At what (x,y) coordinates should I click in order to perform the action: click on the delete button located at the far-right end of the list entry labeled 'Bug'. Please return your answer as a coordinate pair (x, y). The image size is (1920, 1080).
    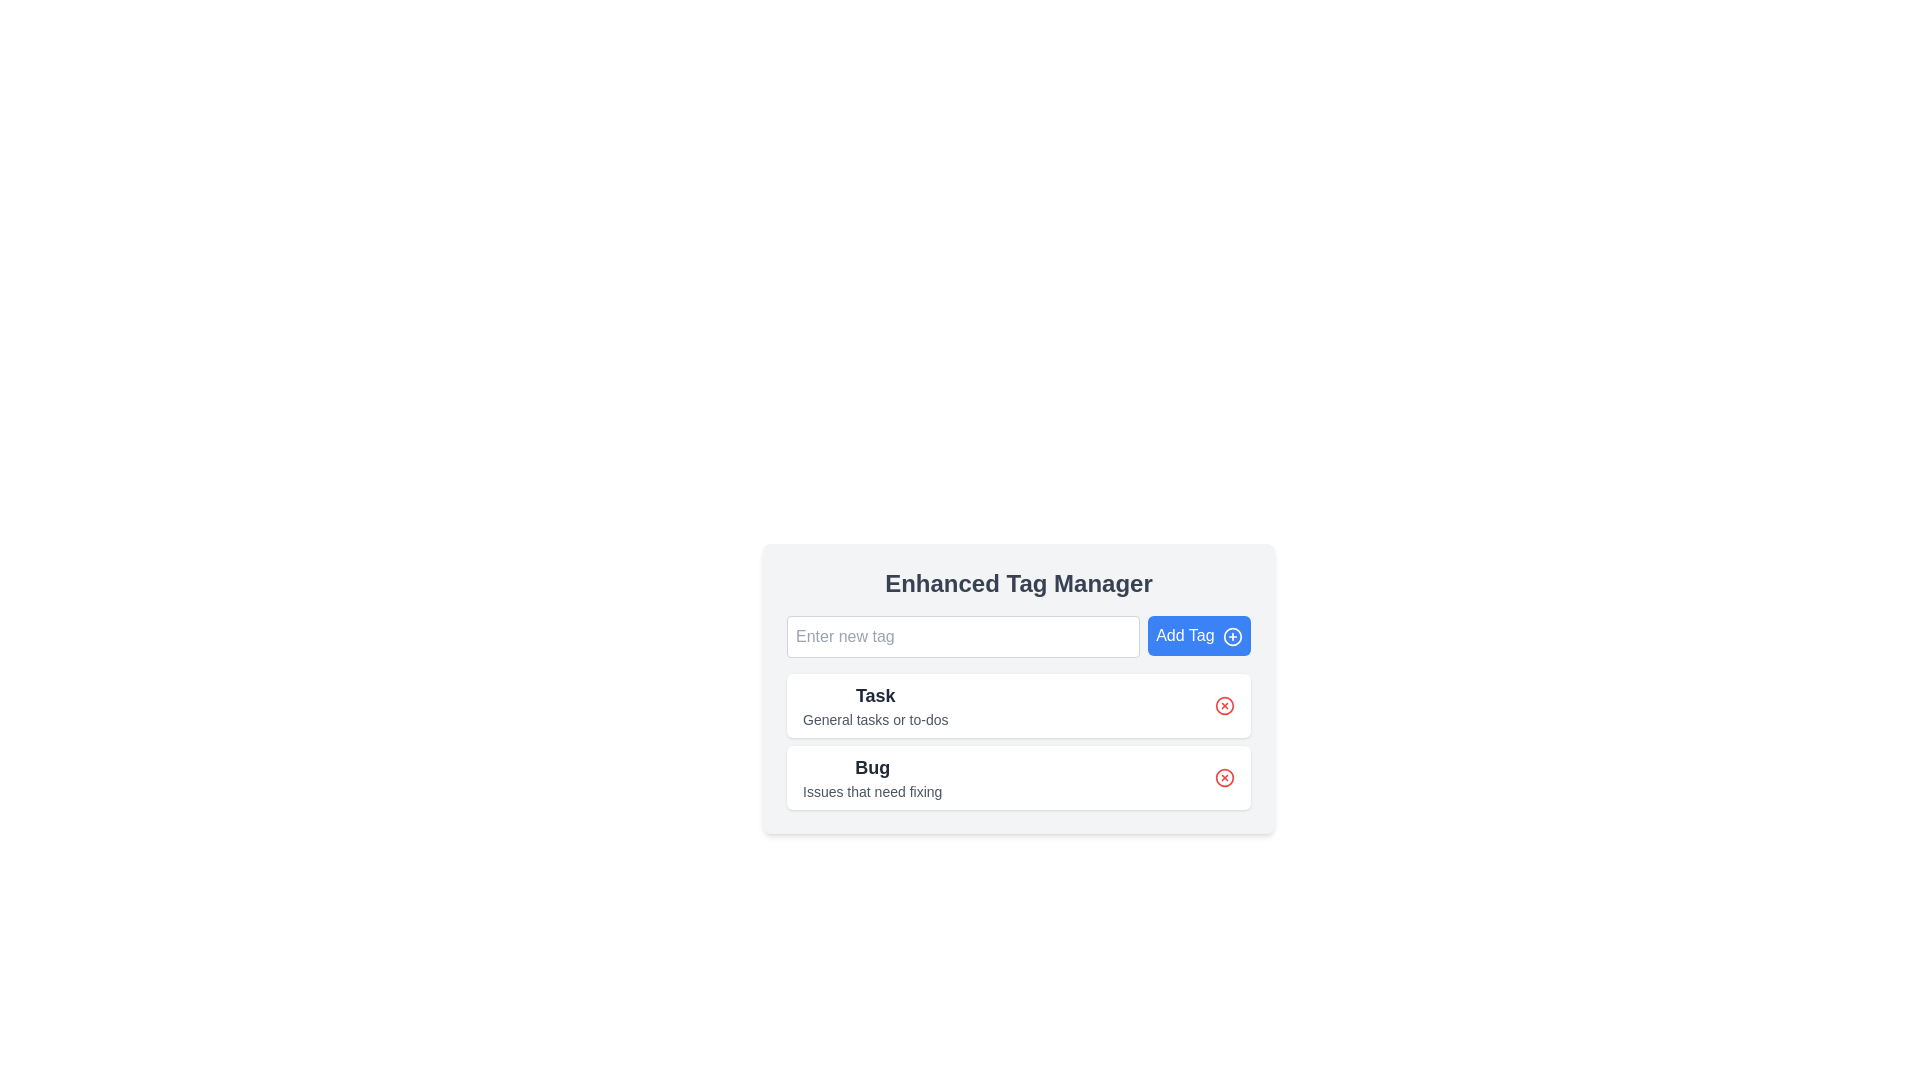
    Looking at the image, I should click on (1223, 777).